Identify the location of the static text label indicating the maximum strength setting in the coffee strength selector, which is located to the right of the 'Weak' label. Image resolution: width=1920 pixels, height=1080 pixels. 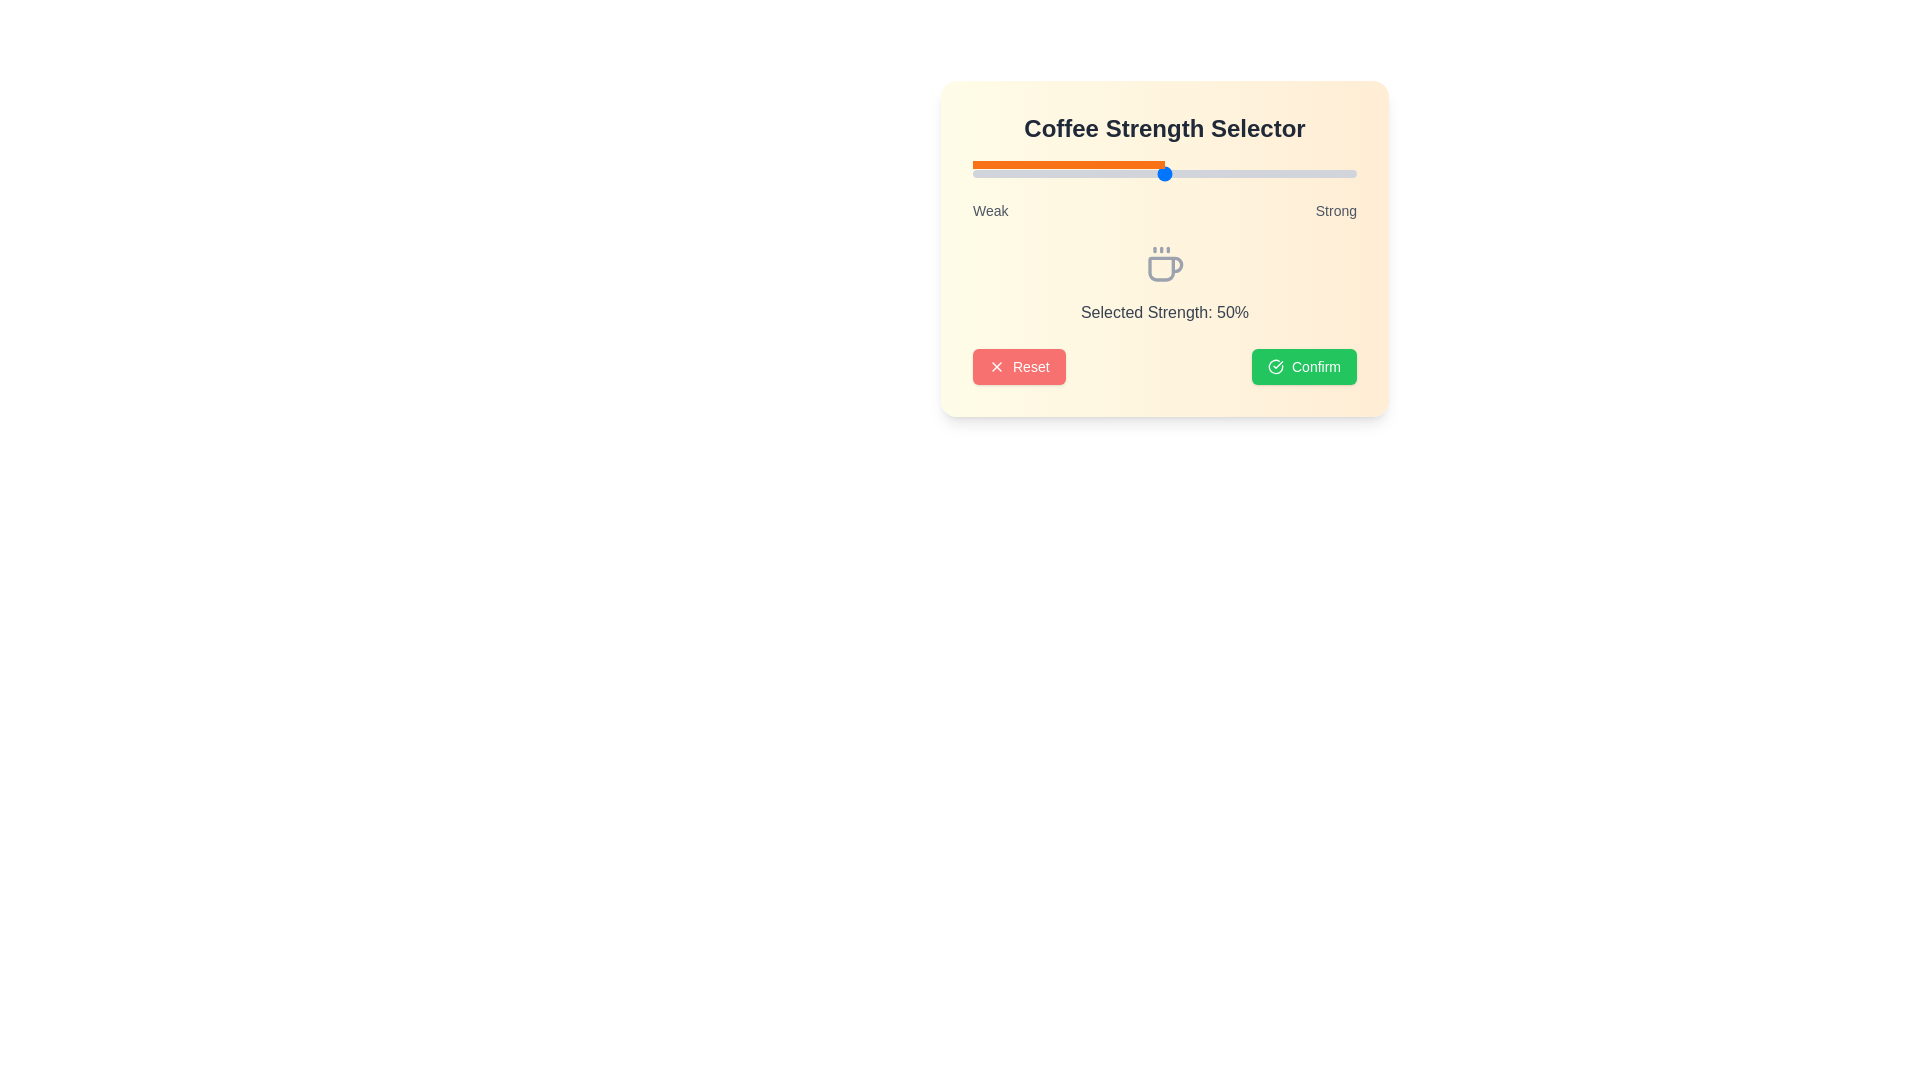
(1336, 211).